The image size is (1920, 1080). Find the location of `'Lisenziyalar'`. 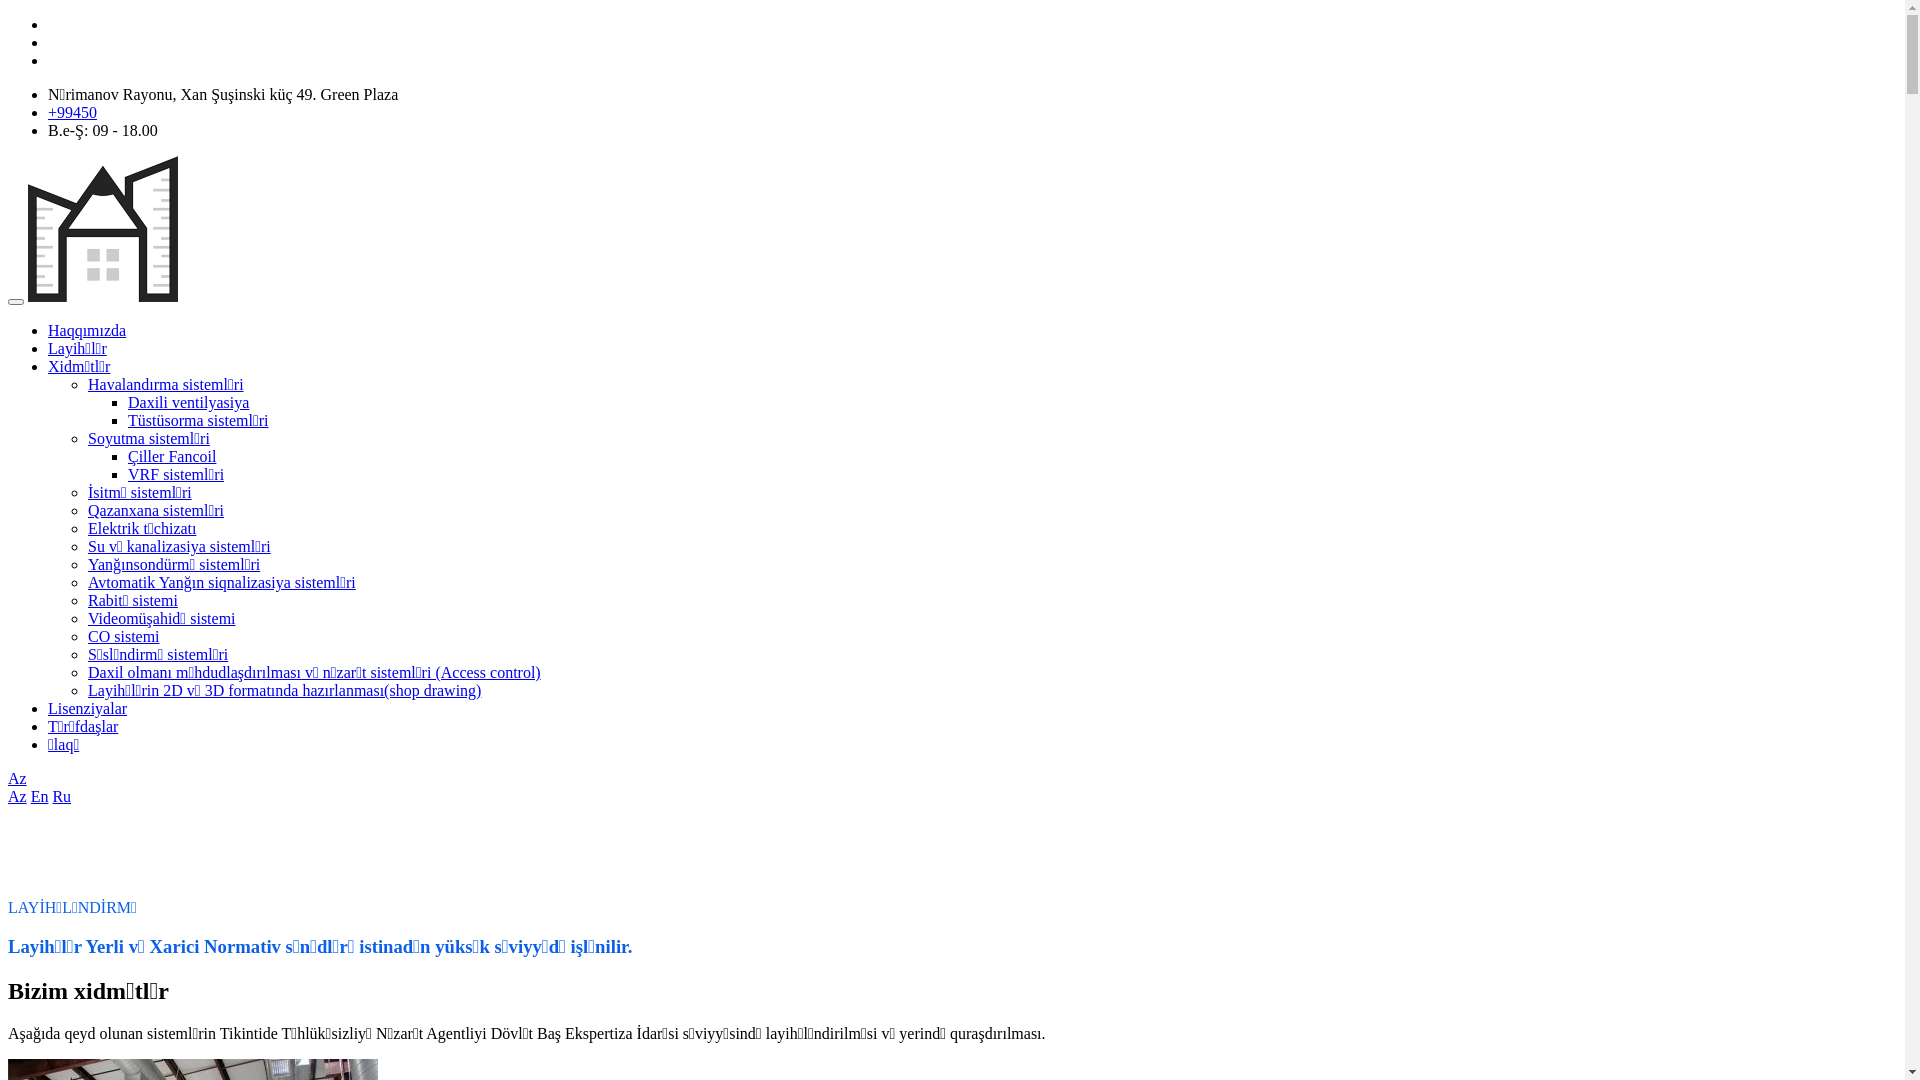

'Lisenziyalar' is located at coordinates (48, 707).